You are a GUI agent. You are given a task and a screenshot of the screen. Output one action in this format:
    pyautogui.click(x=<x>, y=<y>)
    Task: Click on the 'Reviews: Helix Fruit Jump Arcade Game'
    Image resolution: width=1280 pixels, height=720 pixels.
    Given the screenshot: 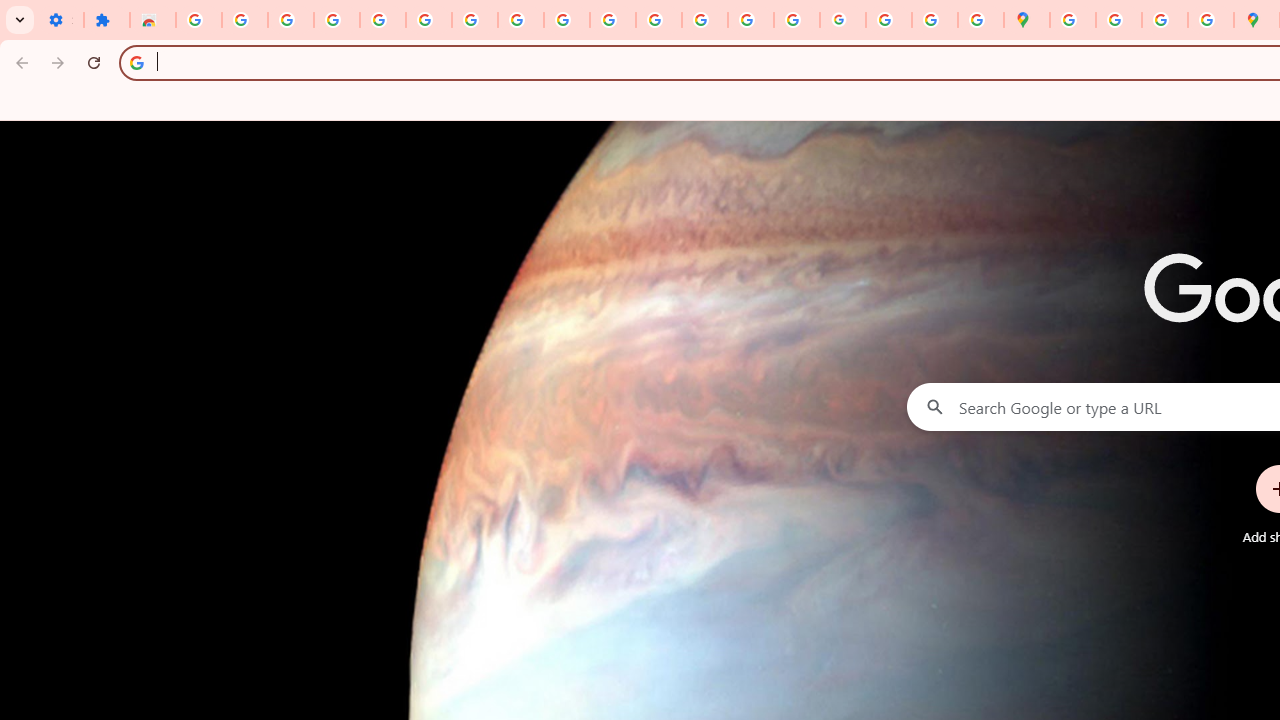 What is the action you would take?
    pyautogui.click(x=152, y=20)
    